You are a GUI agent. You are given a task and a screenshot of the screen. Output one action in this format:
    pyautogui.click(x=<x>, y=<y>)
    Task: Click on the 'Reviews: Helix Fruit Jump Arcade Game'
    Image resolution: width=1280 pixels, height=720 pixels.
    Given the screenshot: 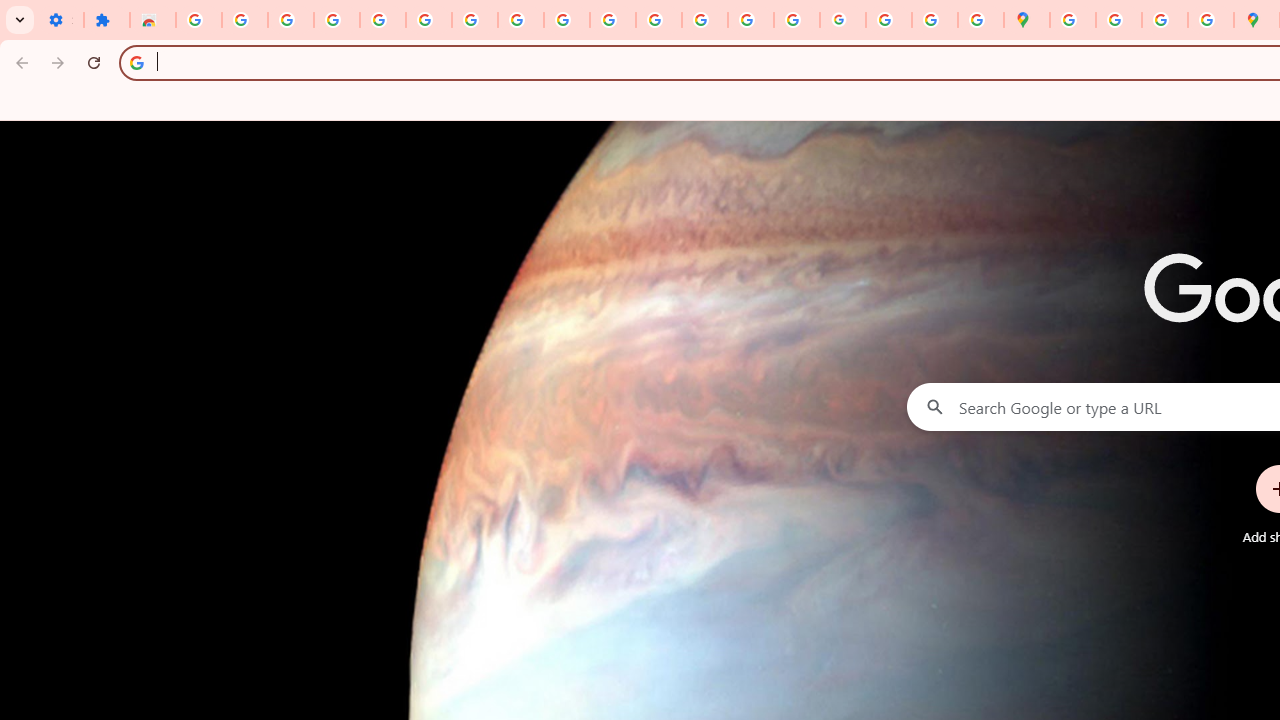 What is the action you would take?
    pyautogui.click(x=152, y=20)
    